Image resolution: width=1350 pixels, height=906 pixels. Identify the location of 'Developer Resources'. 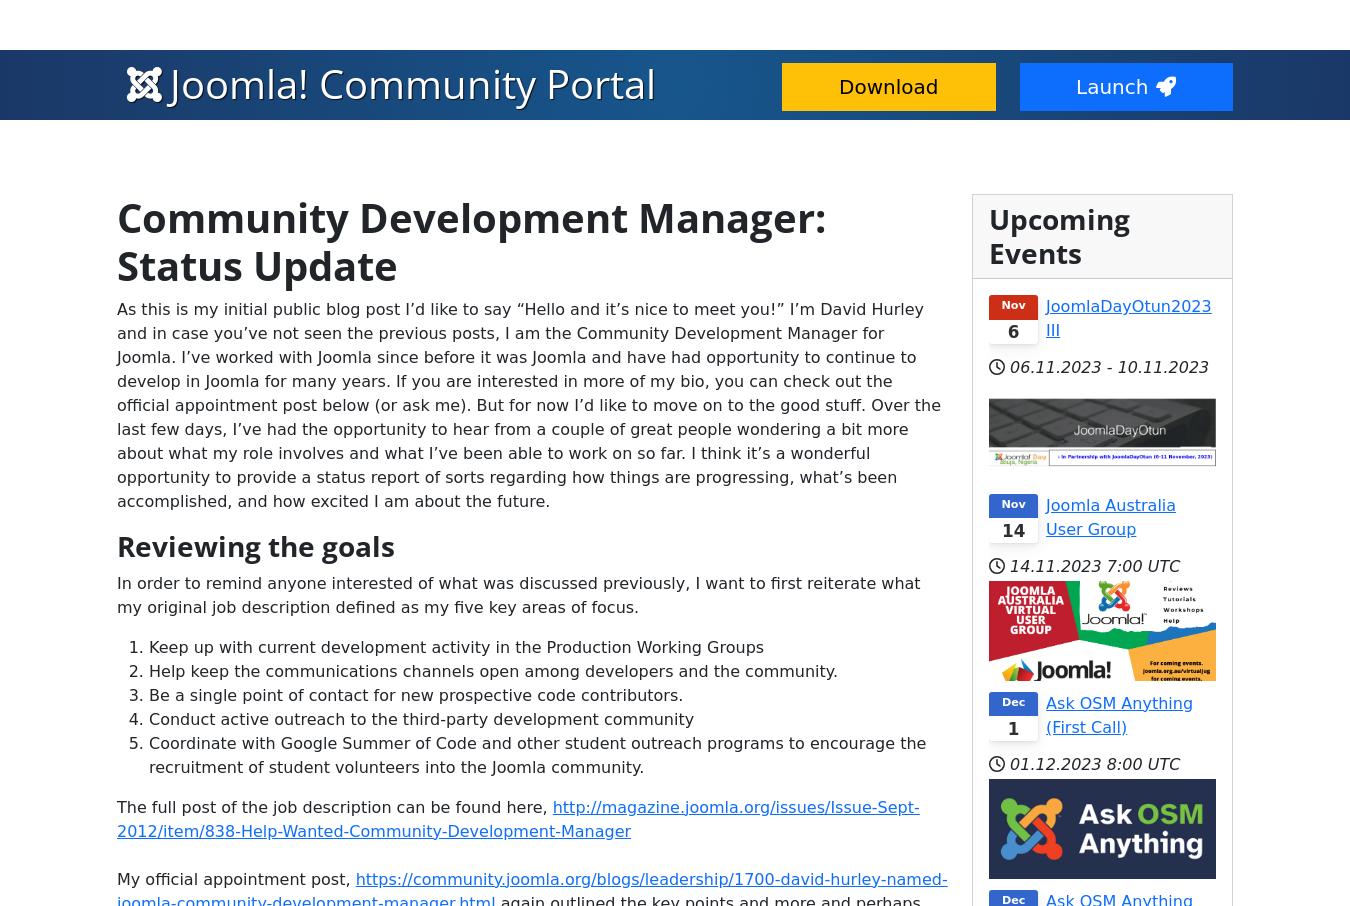
(854, 23).